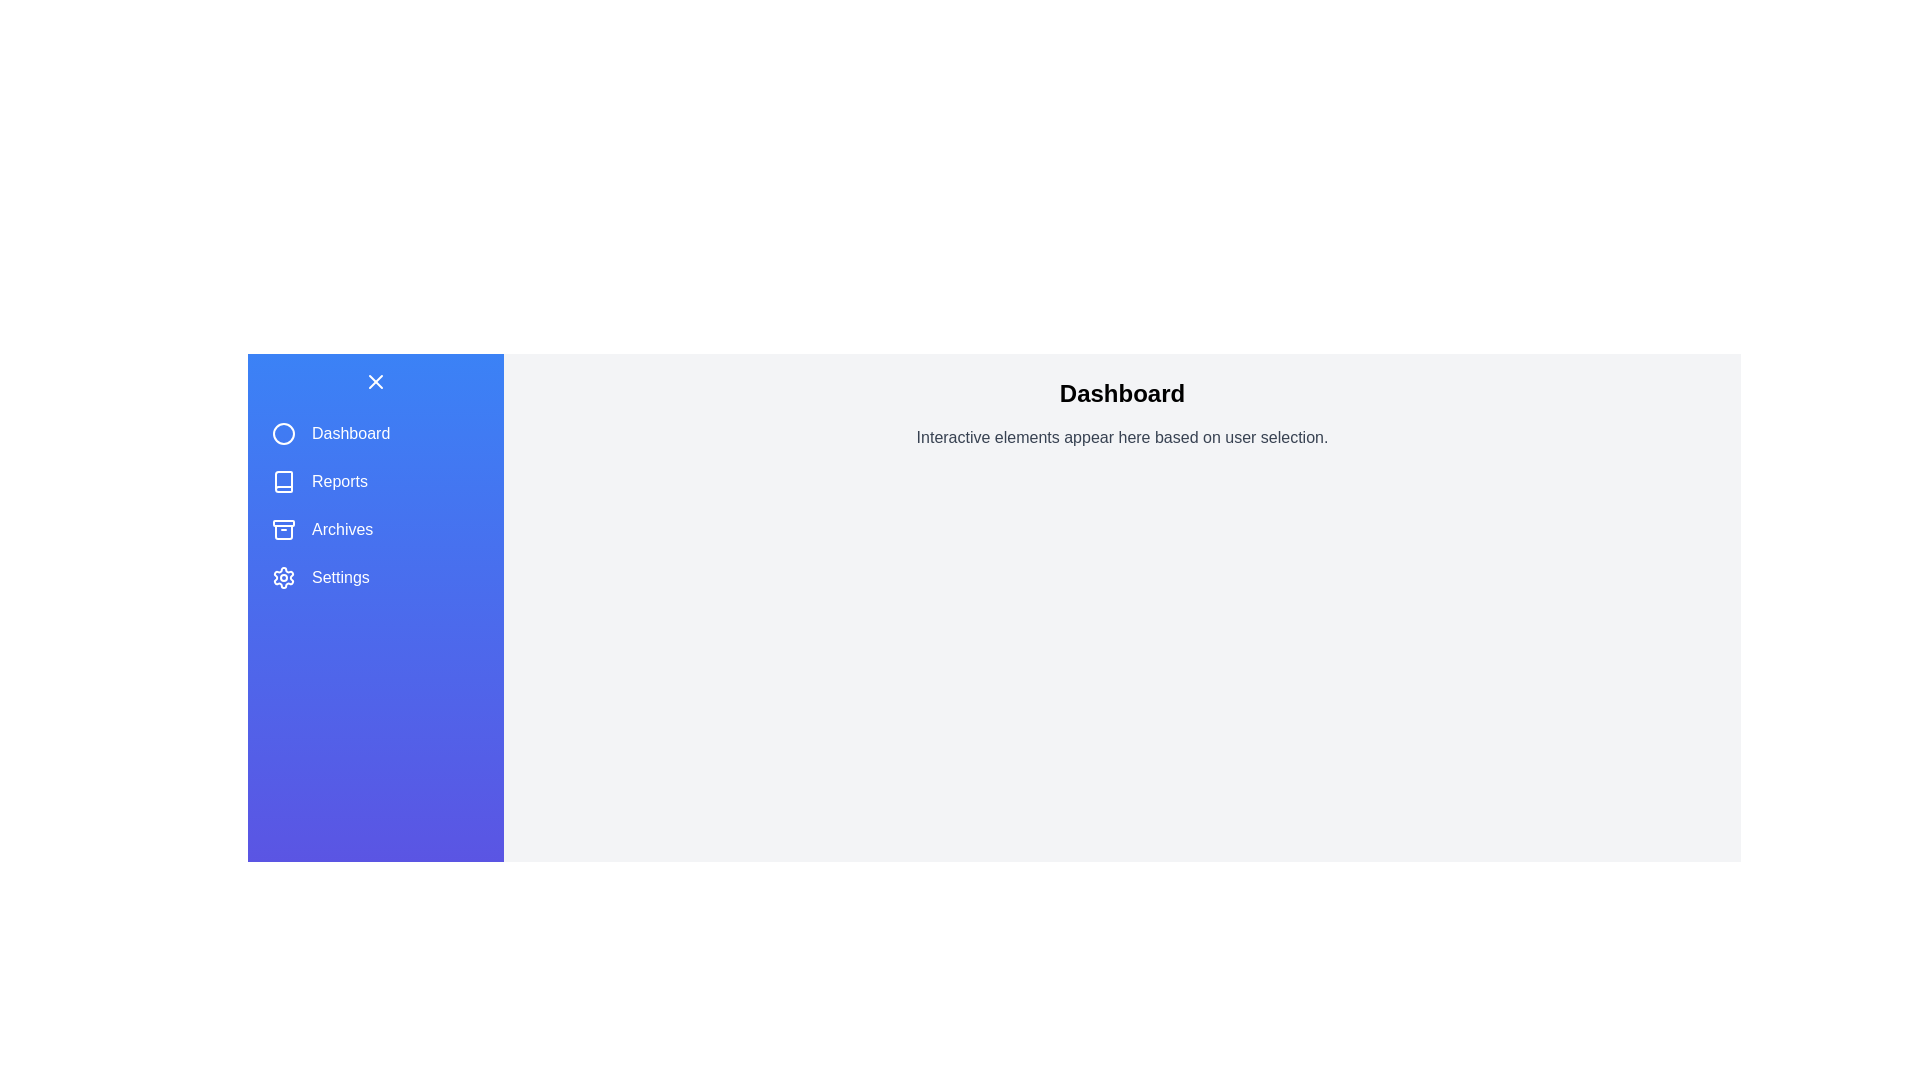 The height and width of the screenshot is (1080, 1920). I want to click on the menu item labeled Archives, so click(375, 528).